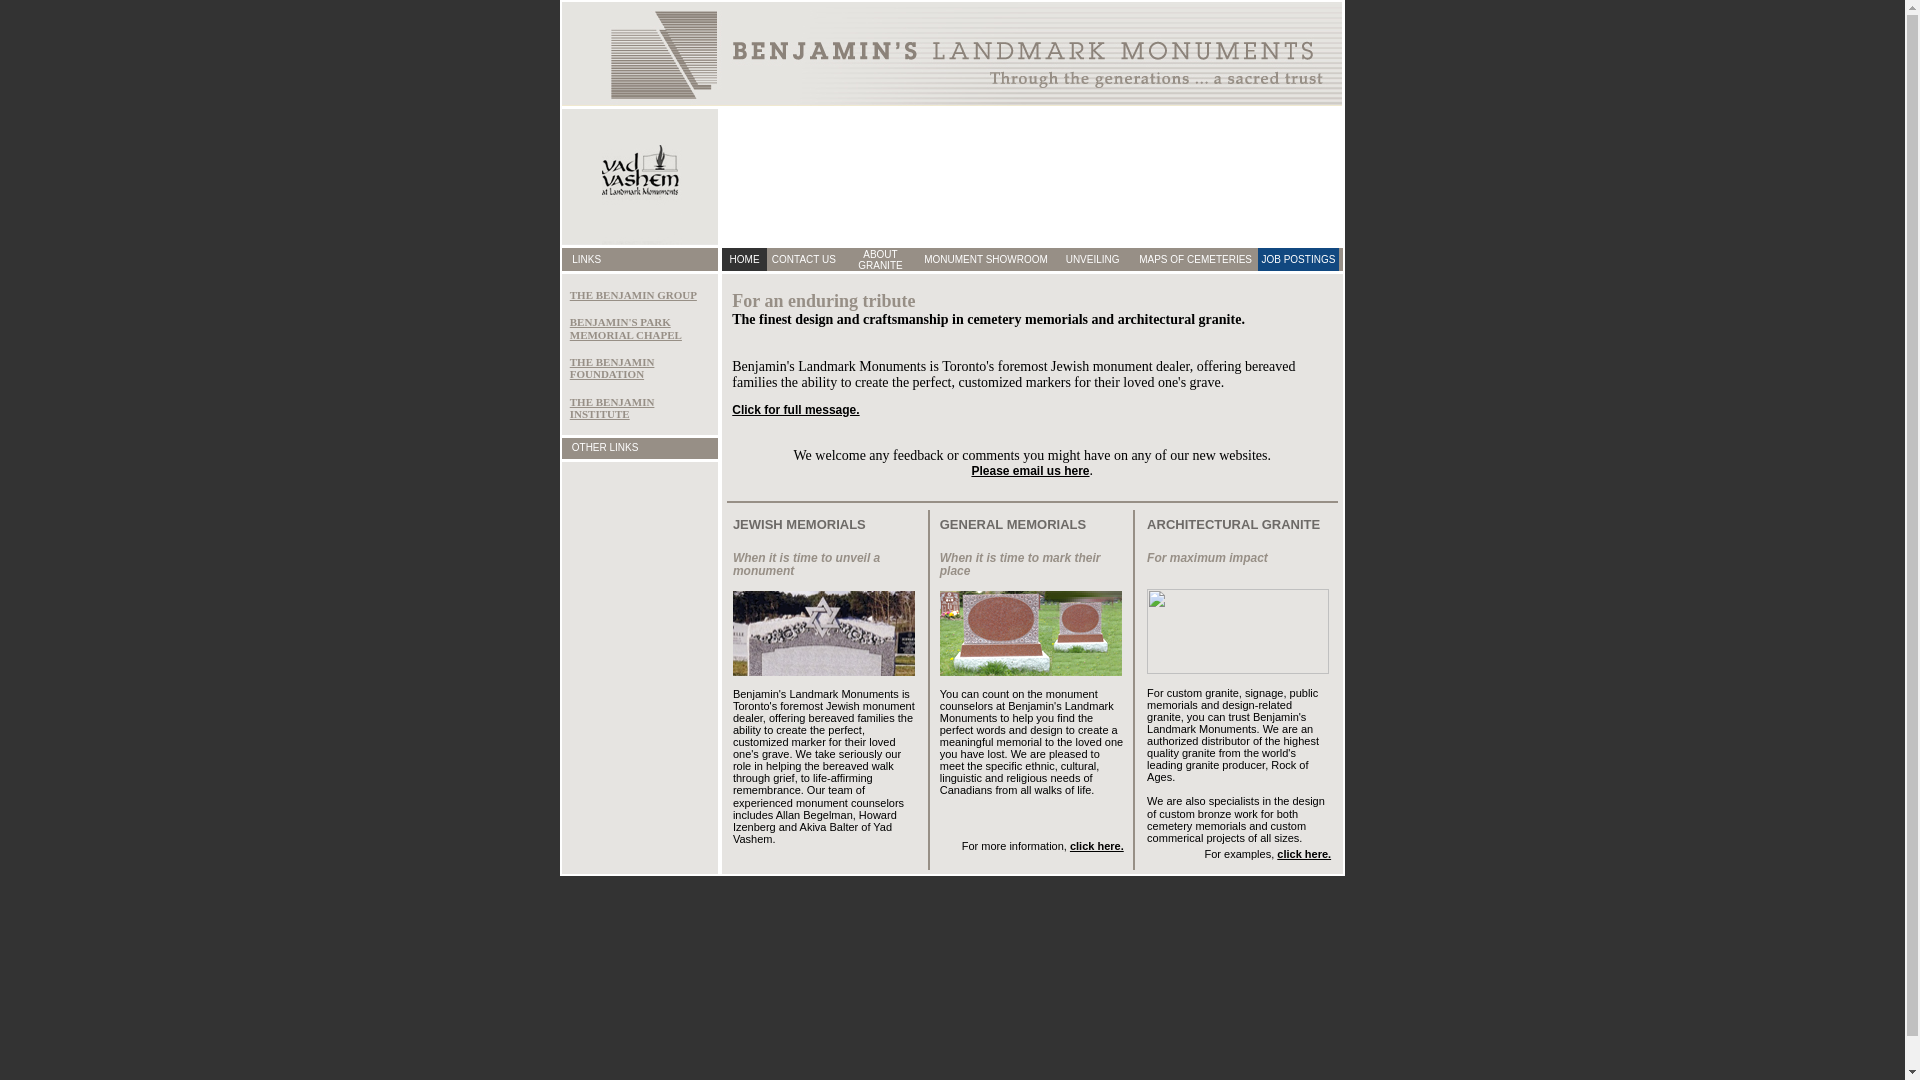  Describe the element at coordinates (1297, 258) in the screenshot. I see `'JOB POSTINGS'` at that location.